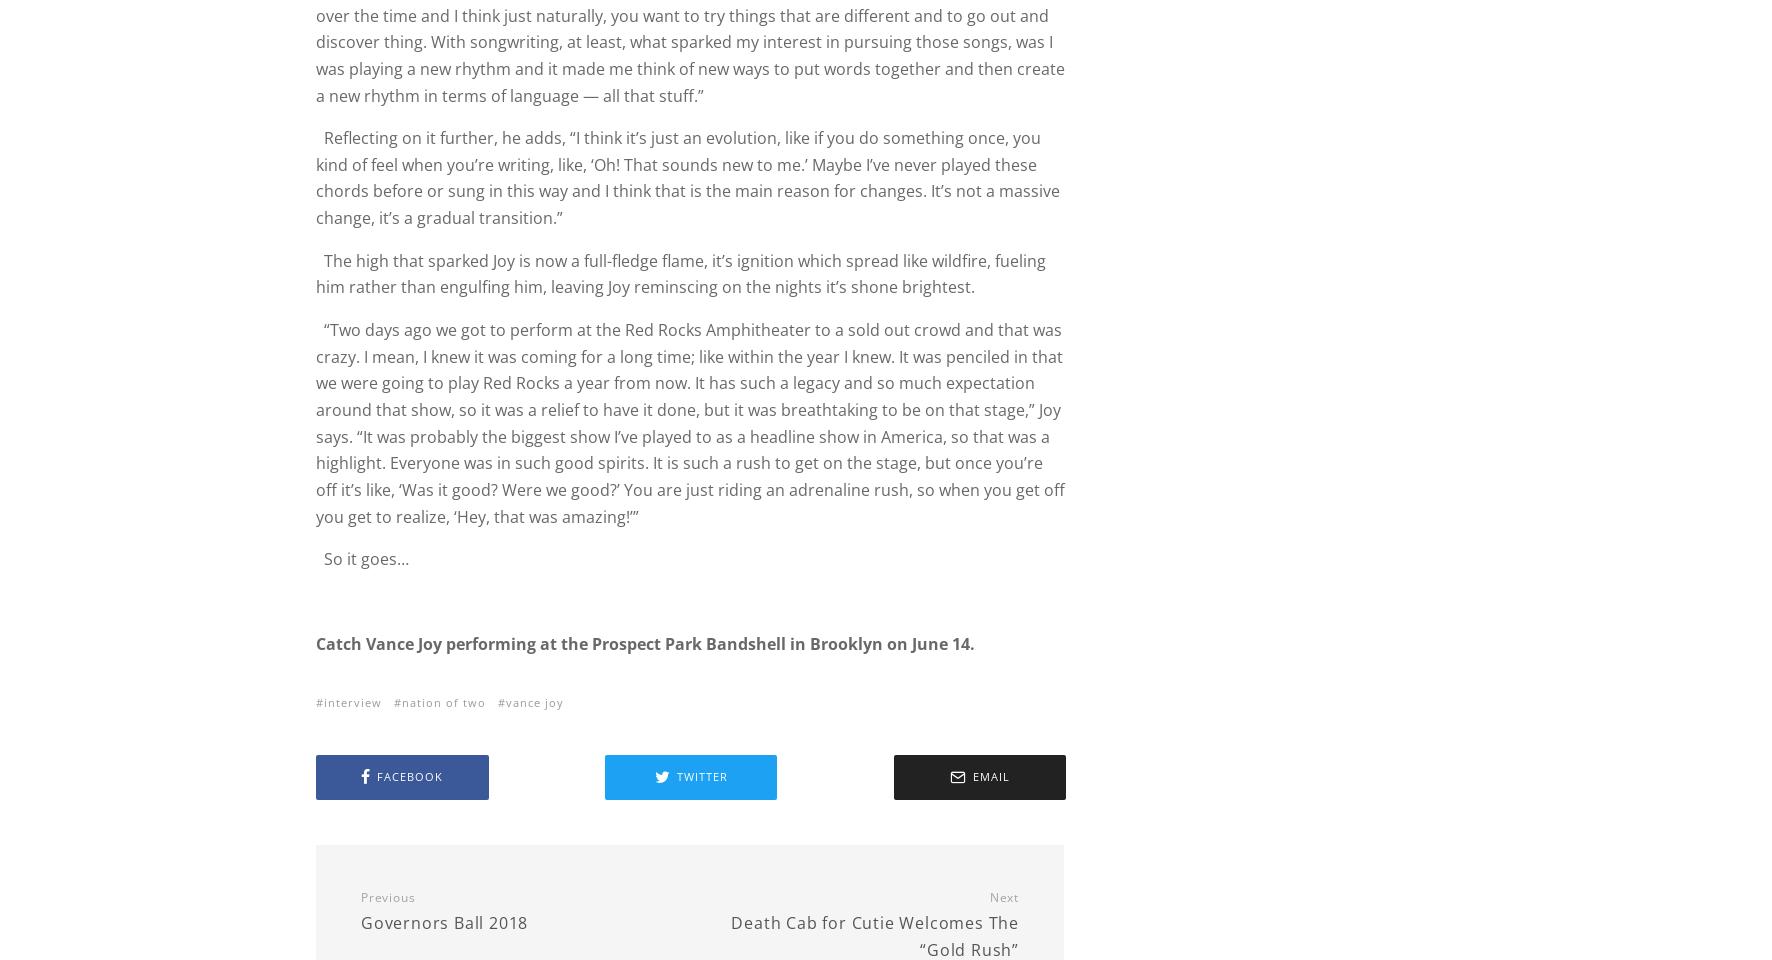  Describe the element at coordinates (360, 895) in the screenshot. I see `'Previous'` at that location.